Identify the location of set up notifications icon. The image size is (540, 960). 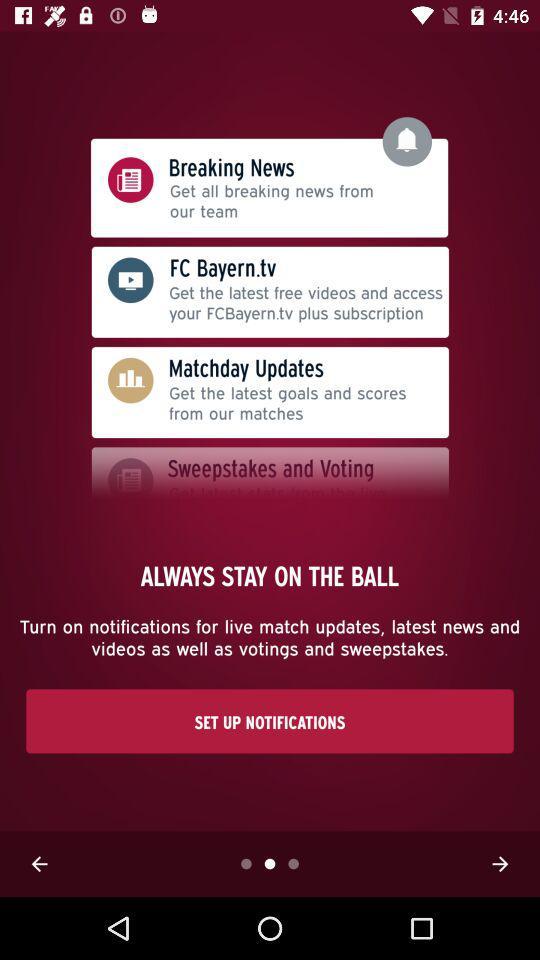
(270, 720).